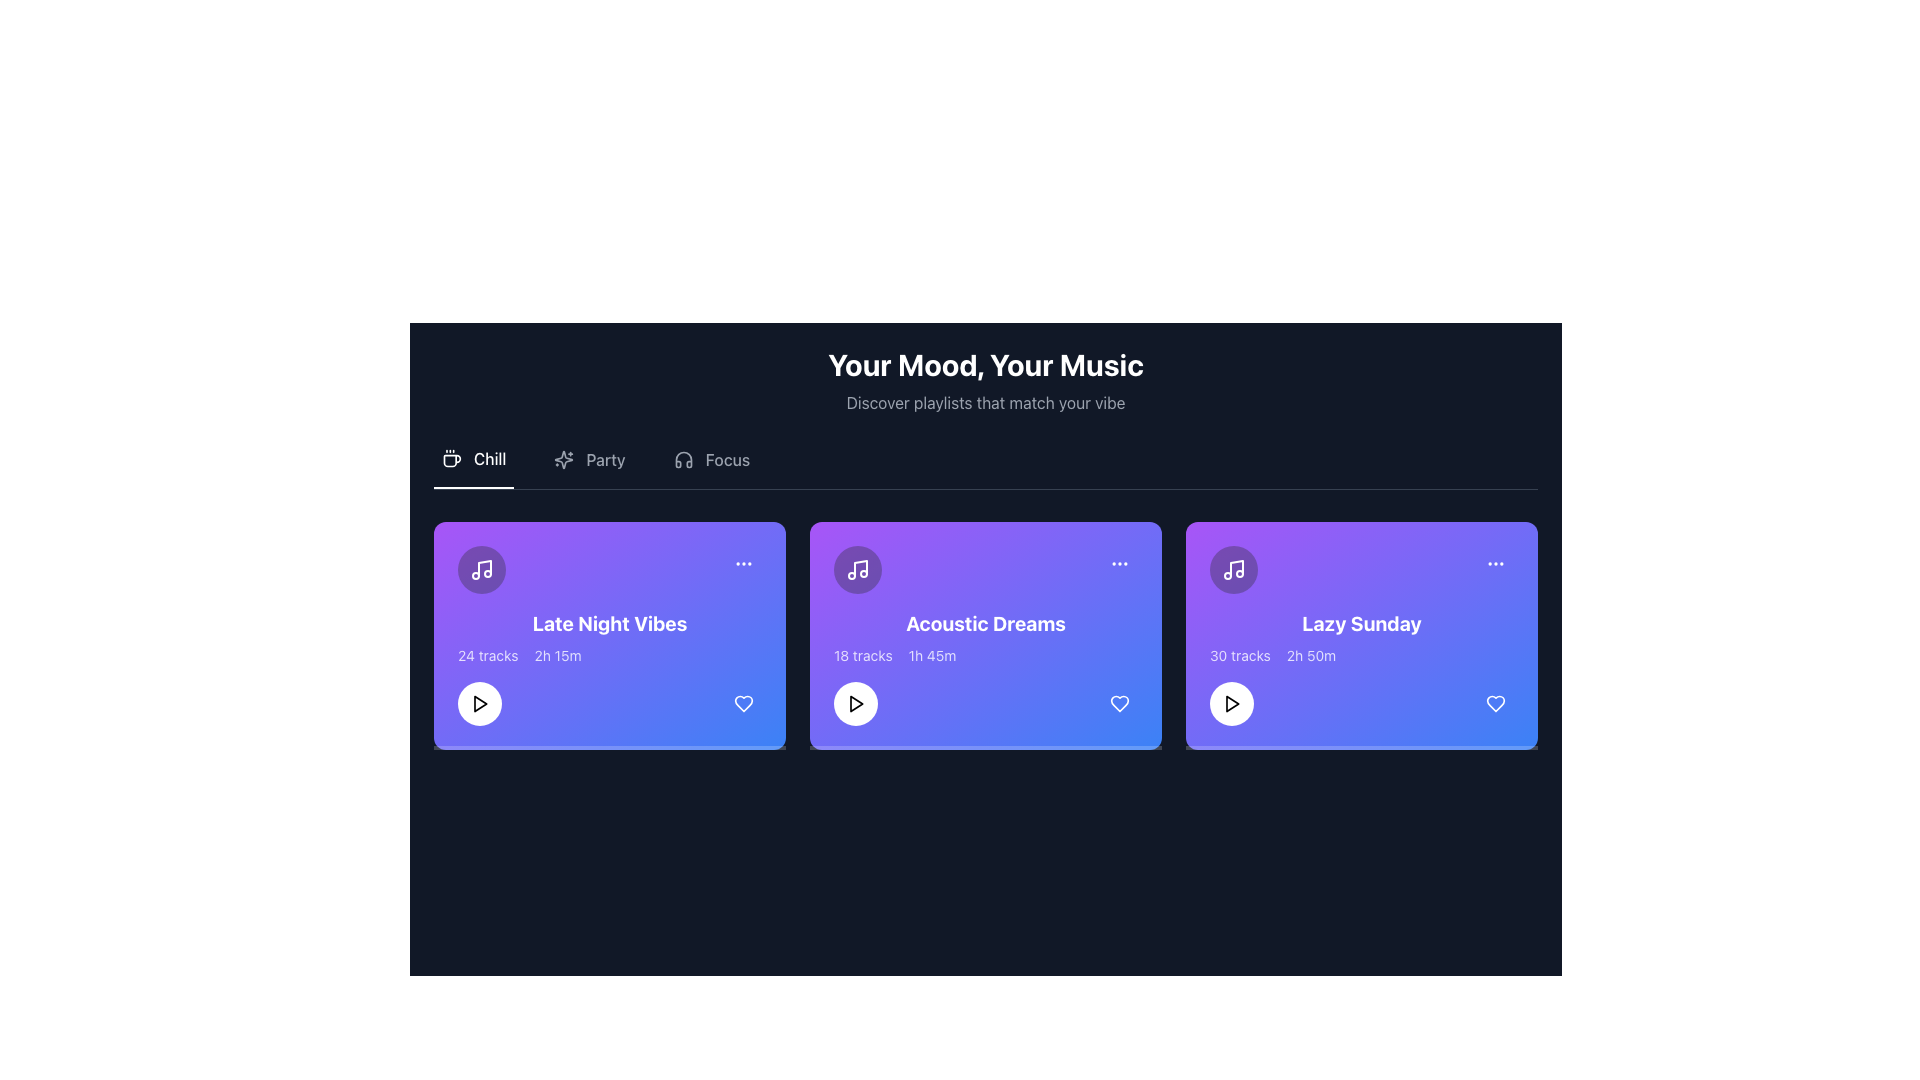  Describe the element at coordinates (683, 459) in the screenshot. I see `the headphones icon located in the top horizontal menu bar, positioned between the 'Party' and 'Focus' labels` at that location.